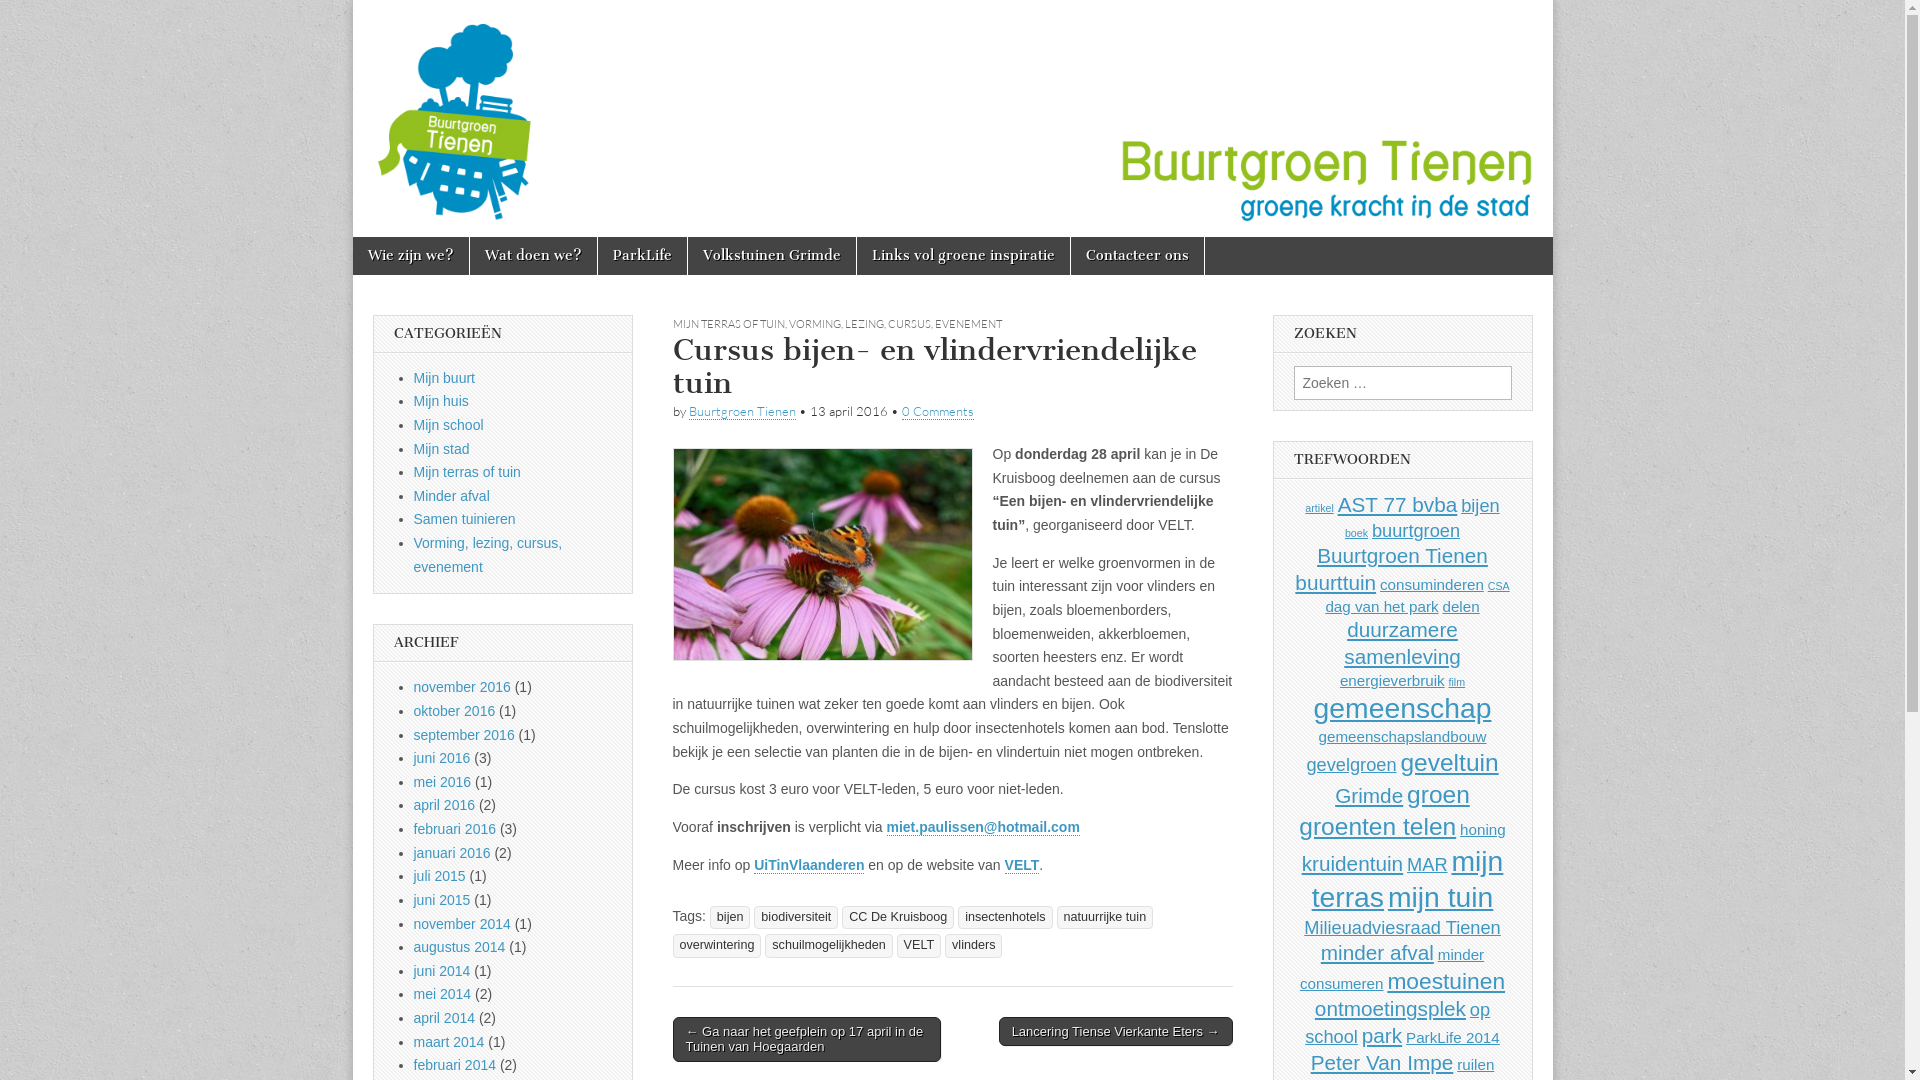 Image resolution: width=1920 pixels, height=1080 pixels. Describe the element at coordinates (1367, 794) in the screenshot. I see `'Grimde'` at that location.